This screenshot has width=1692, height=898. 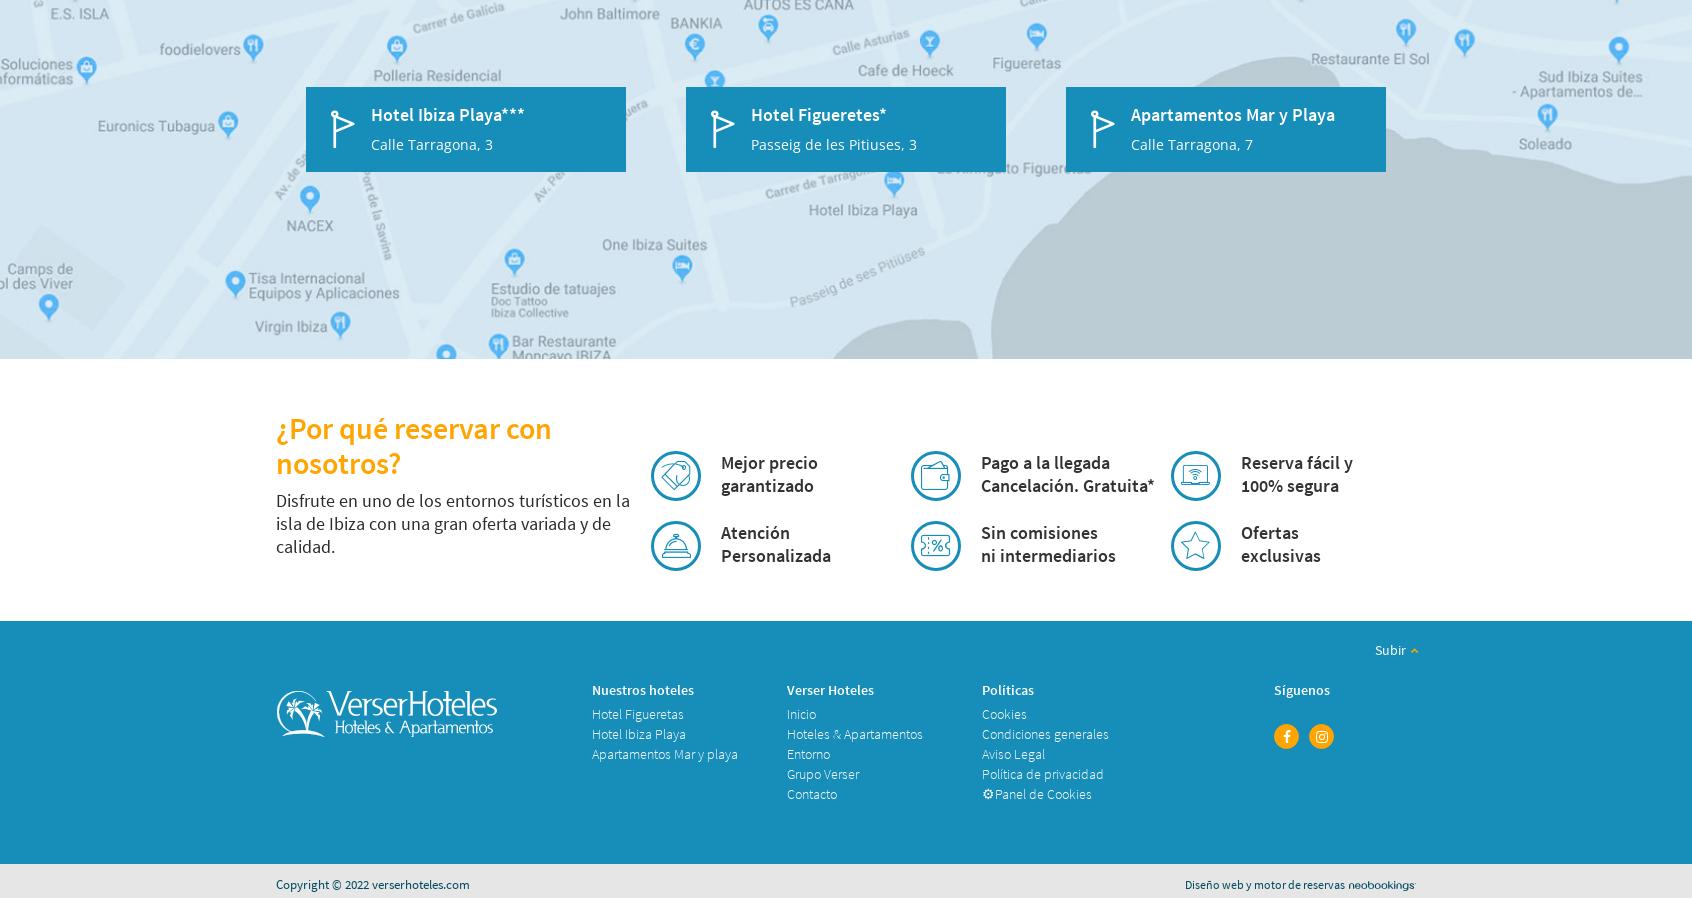 What do you see at coordinates (1269, 531) in the screenshot?
I see `'Ofertas'` at bounding box center [1269, 531].